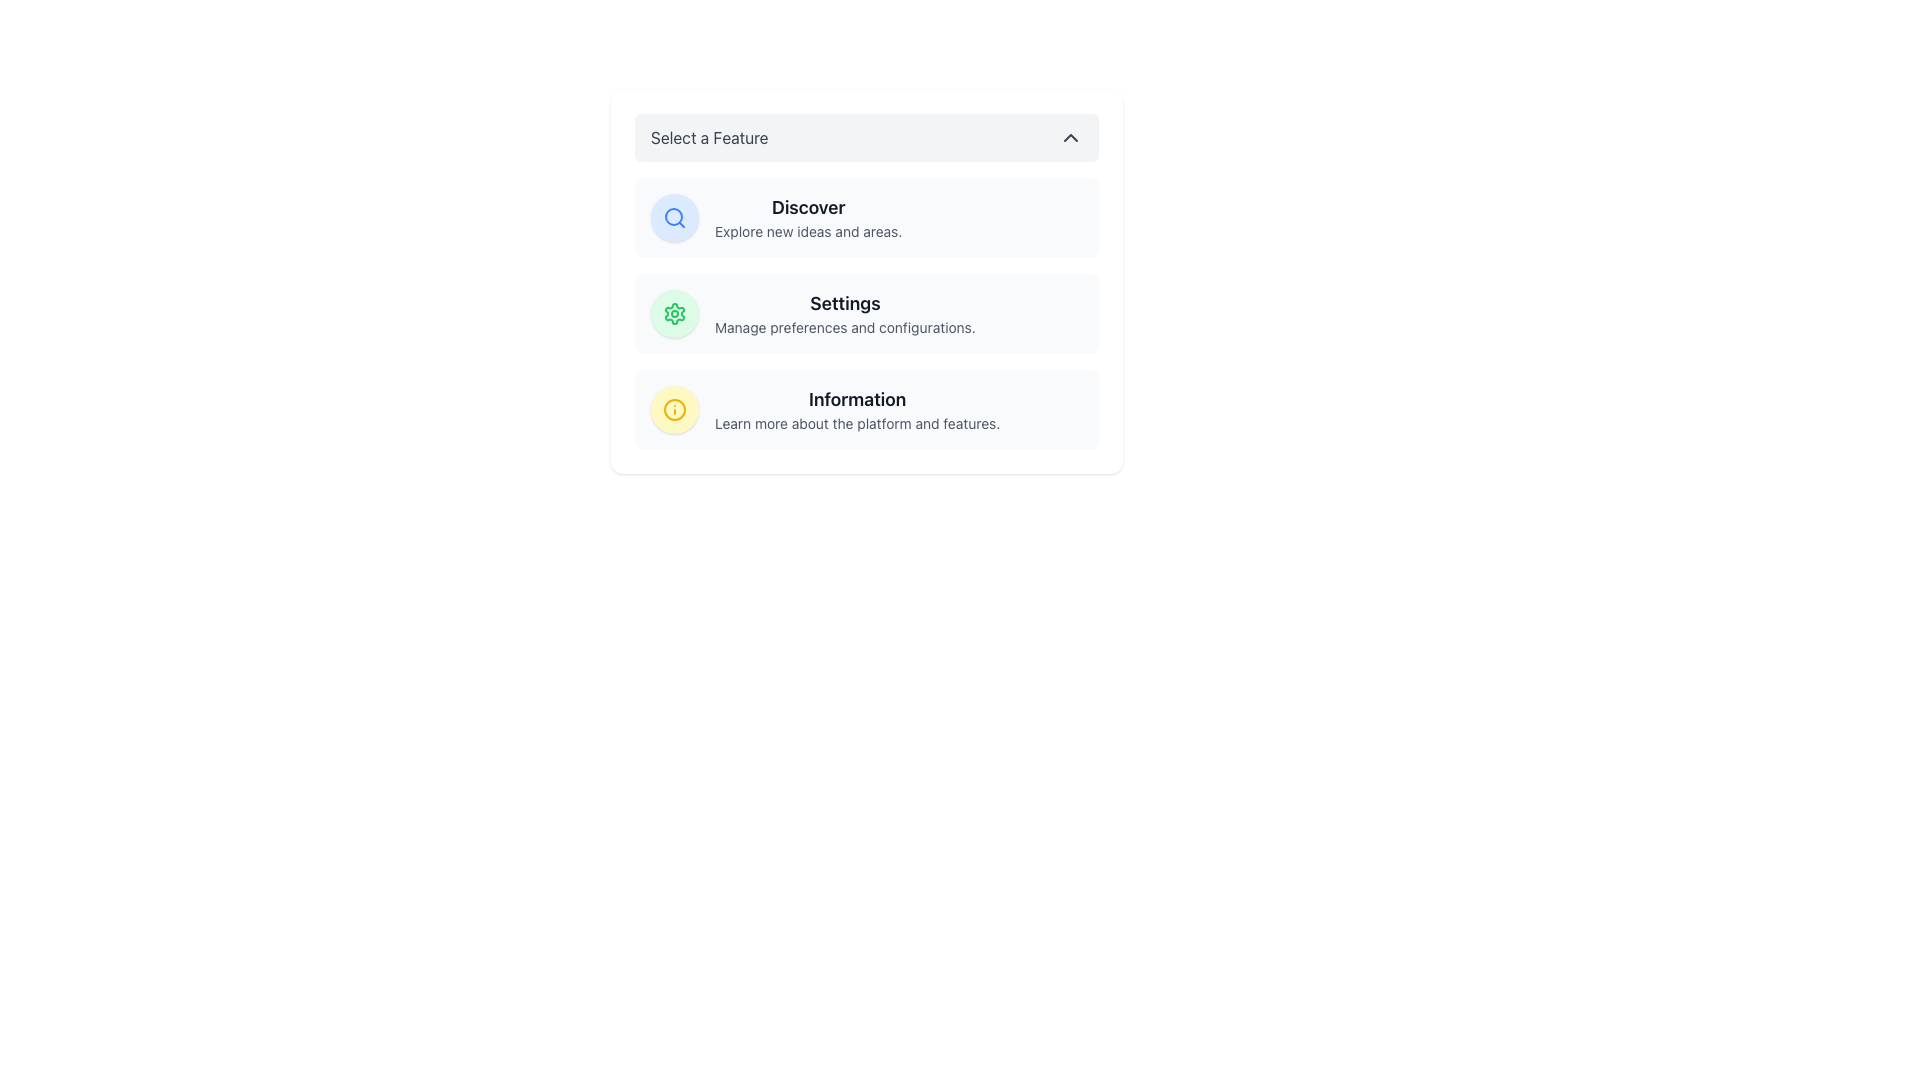 The width and height of the screenshot is (1920, 1080). What do you see at coordinates (867, 218) in the screenshot?
I see `the 'Discover' menu item, which is the first item in the list below the header 'Select a Feature'` at bounding box center [867, 218].